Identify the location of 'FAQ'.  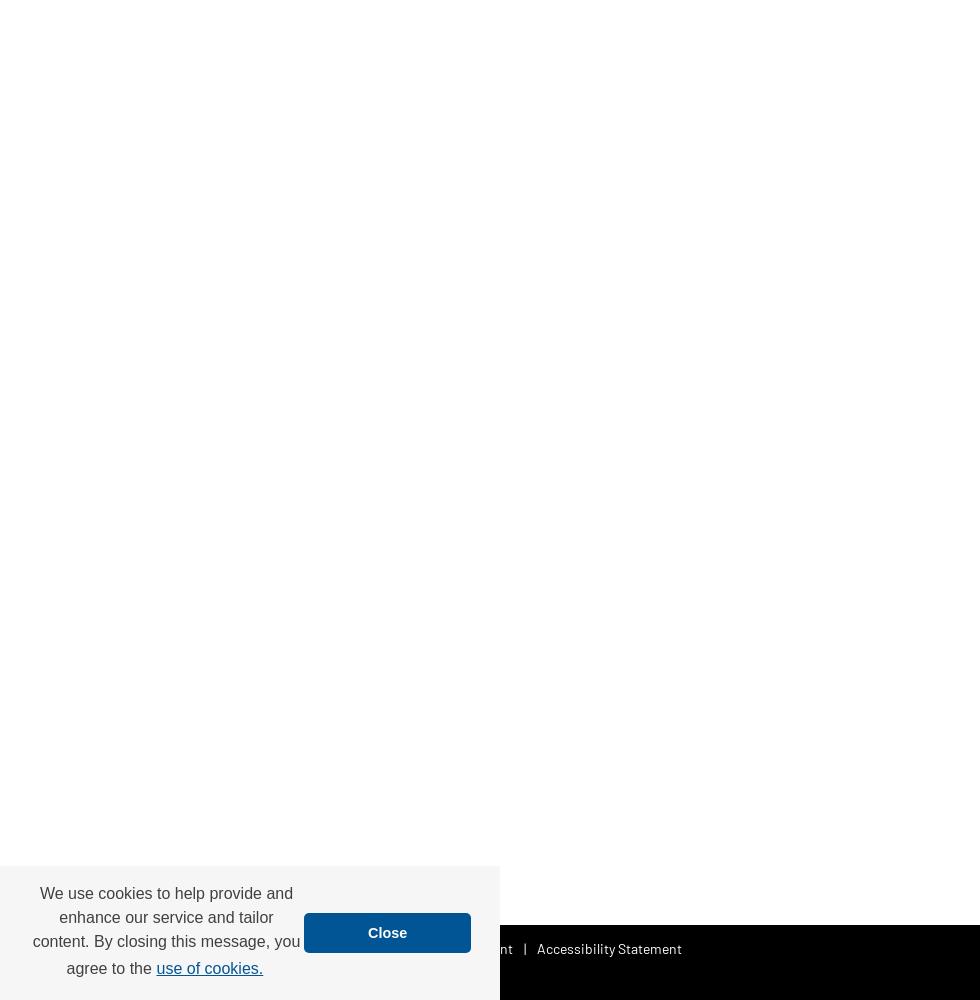
(393, 946).